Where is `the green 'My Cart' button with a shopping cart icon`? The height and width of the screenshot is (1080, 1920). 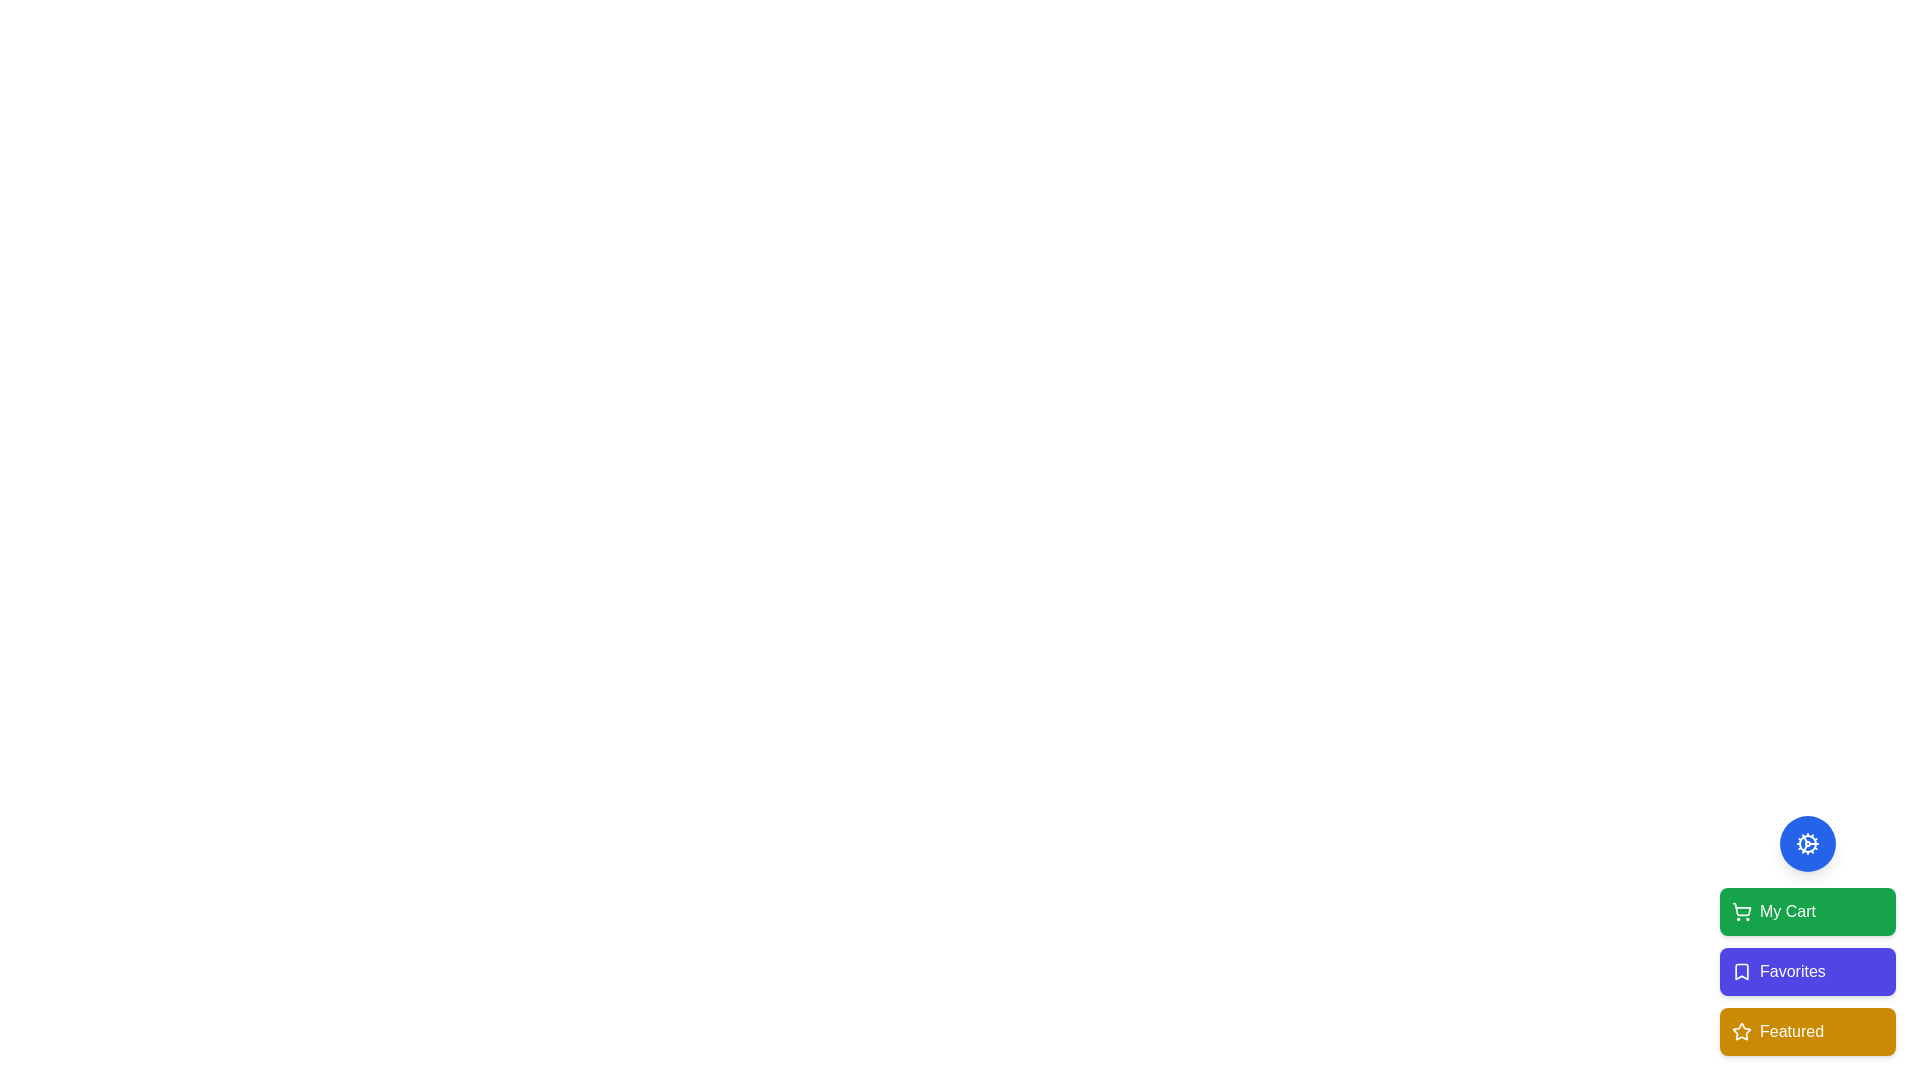
the green 'My Cart' button with a shopping cart icon is located at coordinates (1808, 911).